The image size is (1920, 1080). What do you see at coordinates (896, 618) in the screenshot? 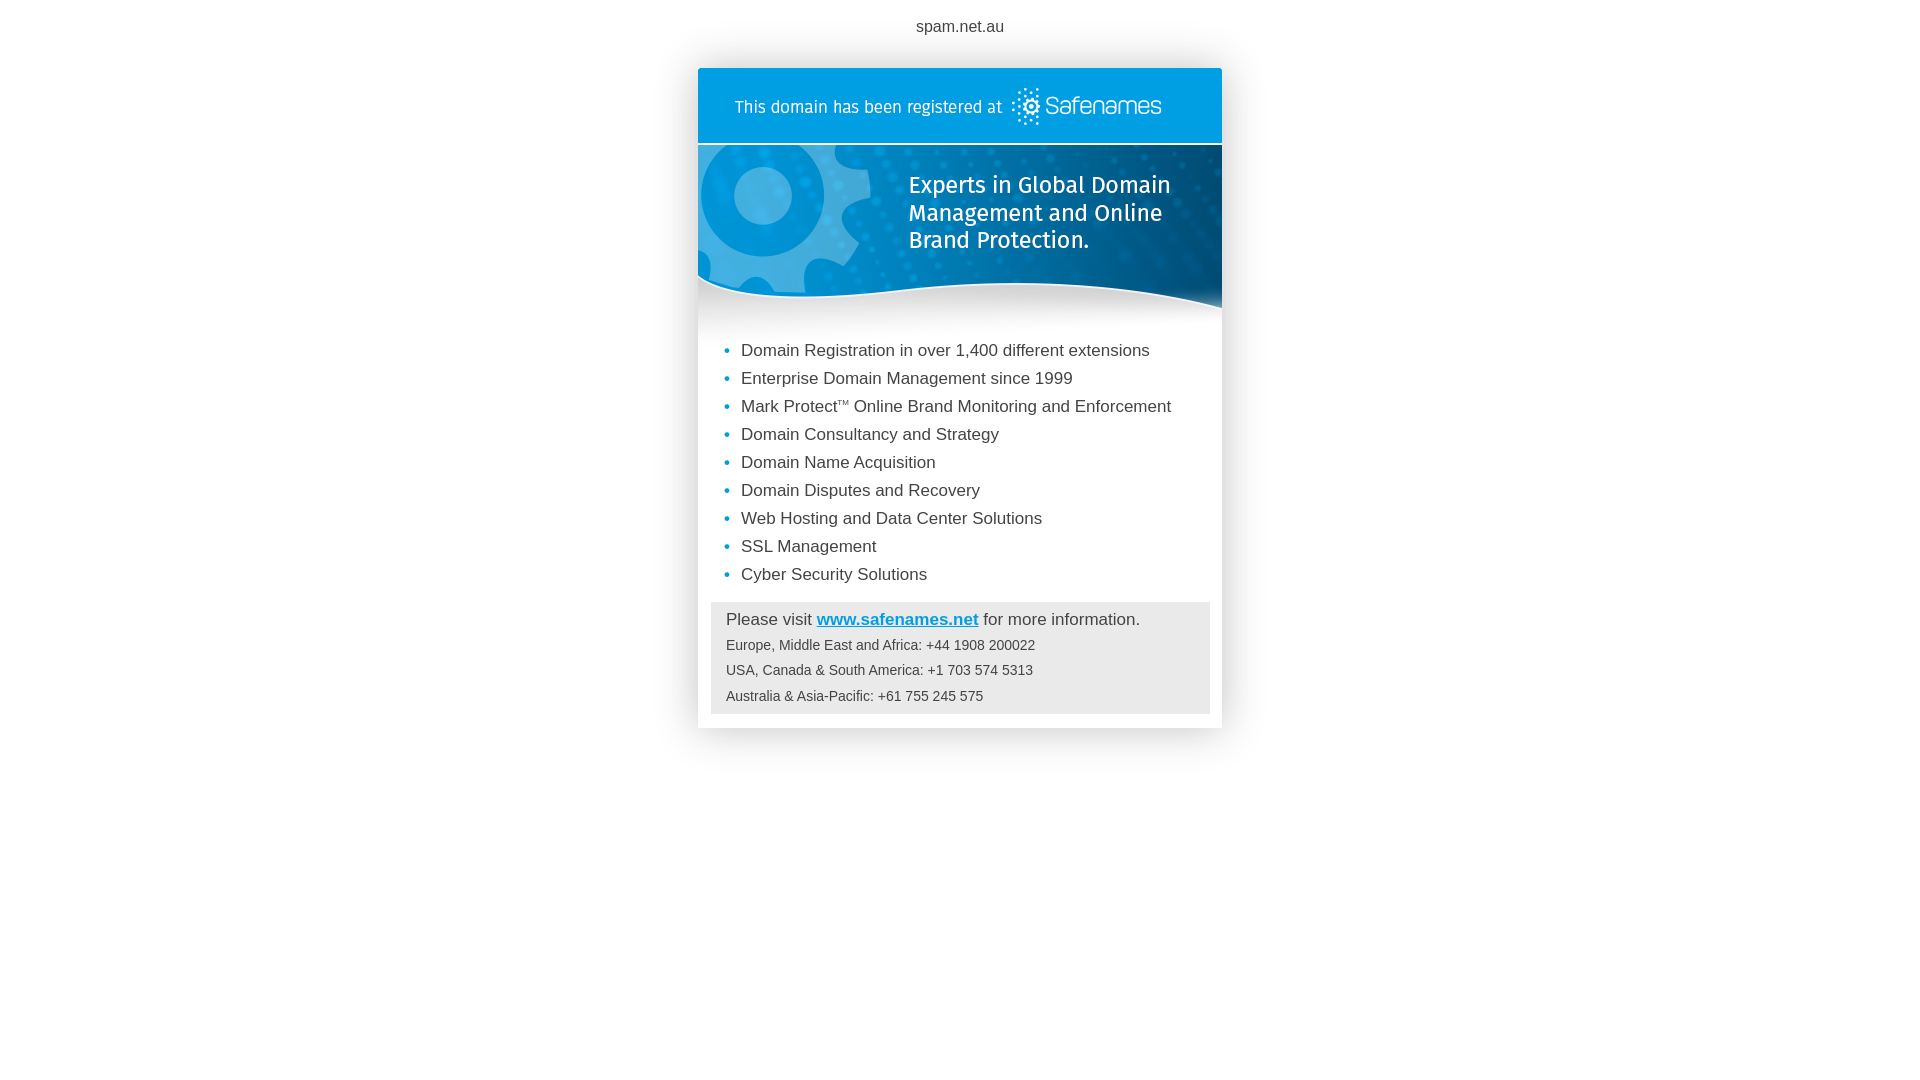
I see `'www.safenames.net'` at bounding box center [896, 618].